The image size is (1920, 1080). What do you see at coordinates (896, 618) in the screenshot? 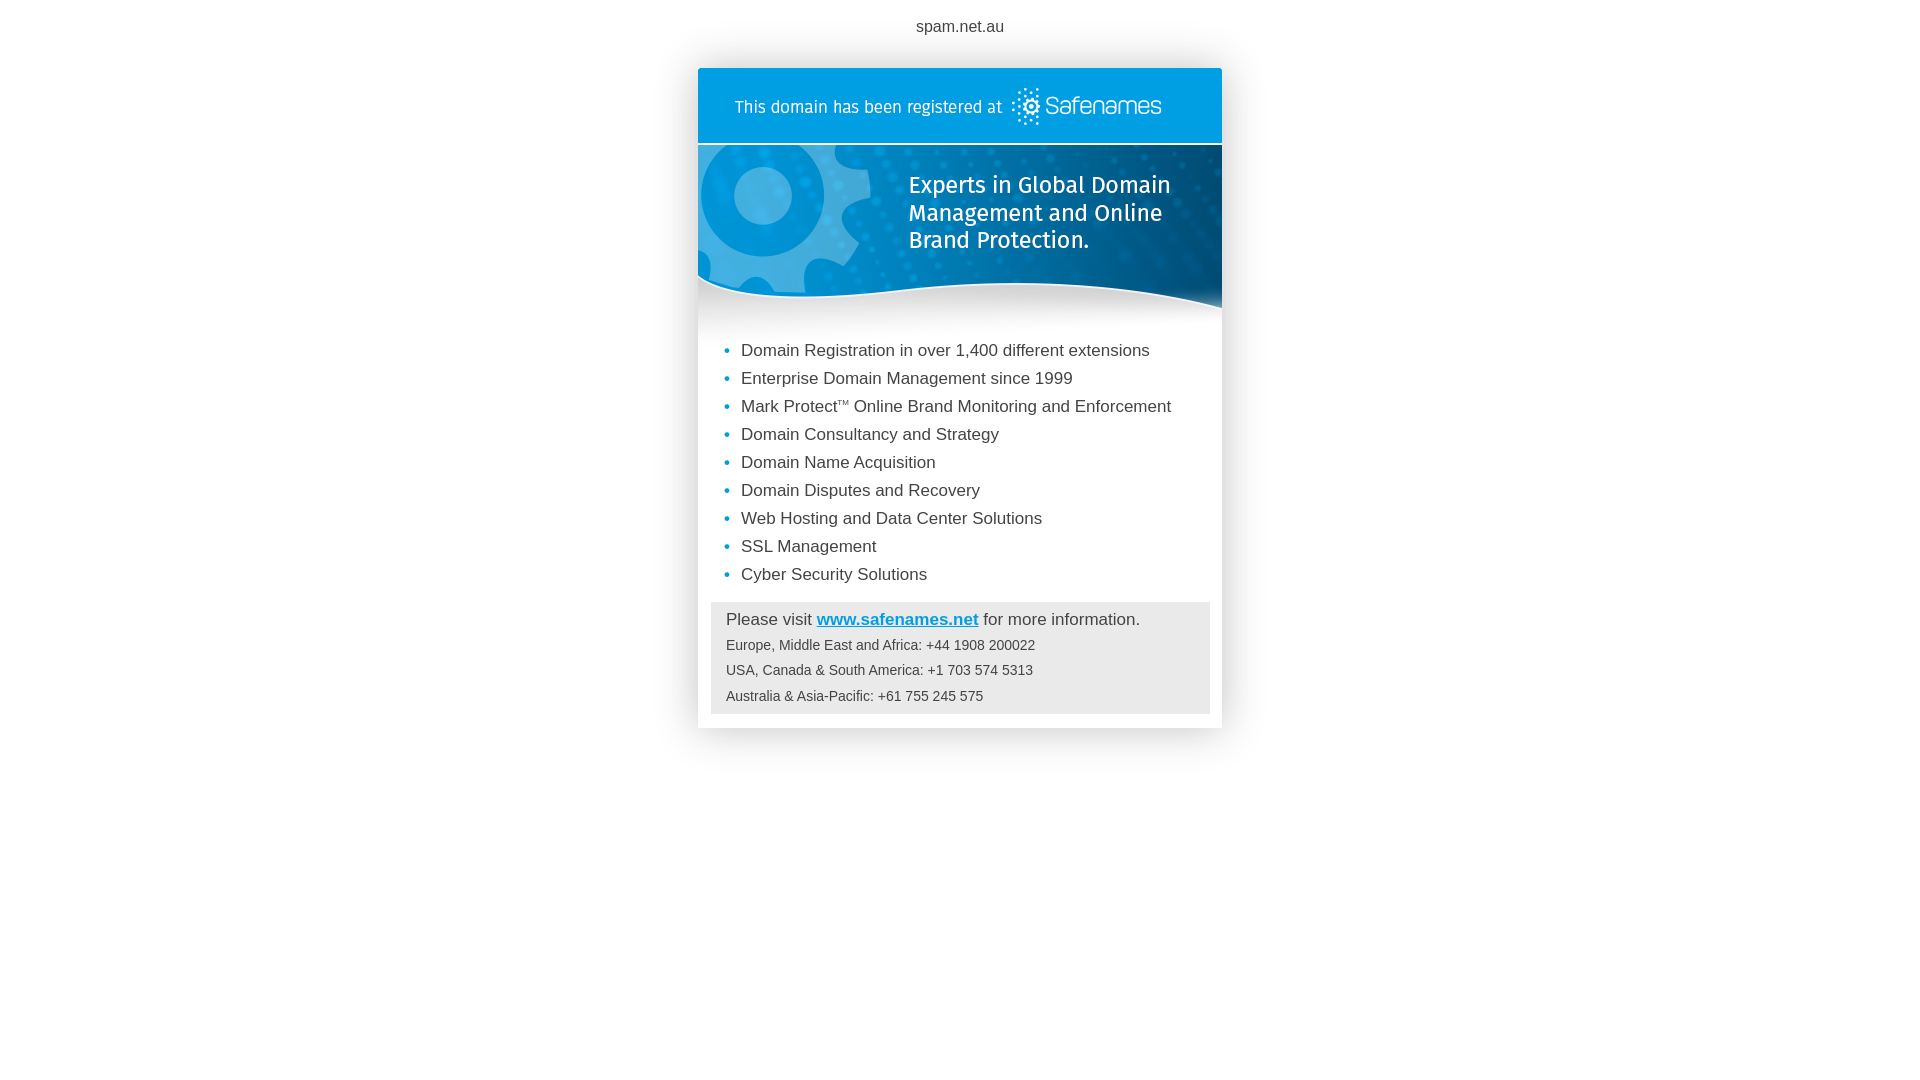
I see `'www.safenames.net'` at bounding box center [896, 618].